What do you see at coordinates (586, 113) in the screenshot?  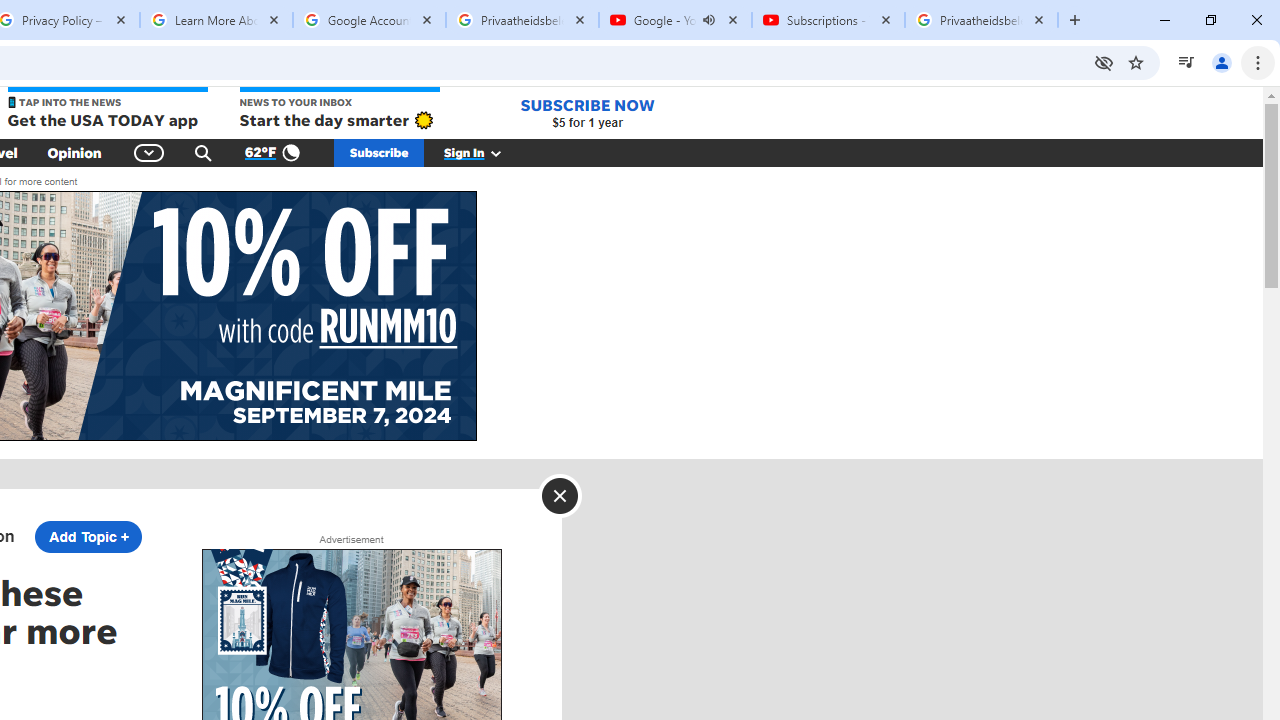 I see `'SUBSCRIBE NOW $5 for 1 year'` at bounding box center [586, 113].